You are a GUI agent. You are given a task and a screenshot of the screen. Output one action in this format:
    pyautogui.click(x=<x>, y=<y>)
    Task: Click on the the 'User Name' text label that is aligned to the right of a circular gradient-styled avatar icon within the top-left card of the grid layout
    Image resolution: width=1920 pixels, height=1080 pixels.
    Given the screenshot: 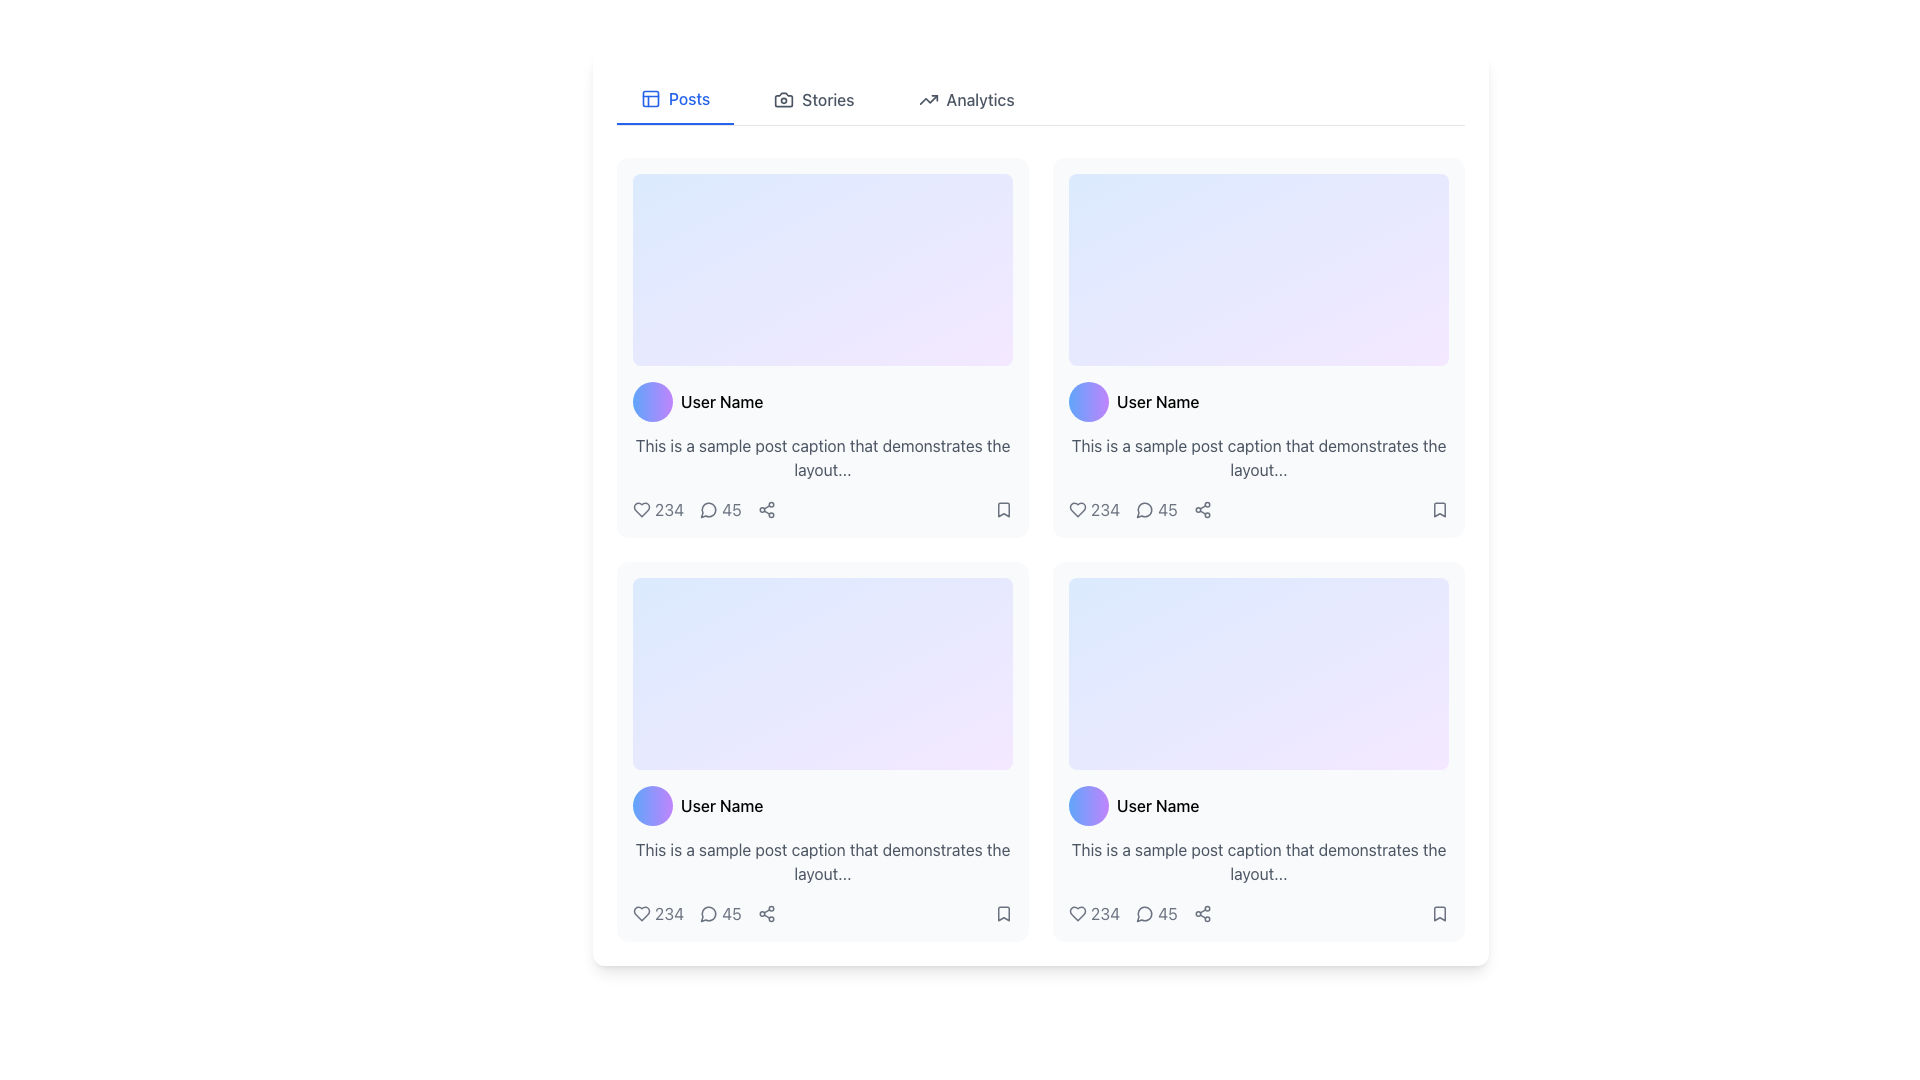 What is the action you would take?
    pyautogui.click(x=721, y=401)
    